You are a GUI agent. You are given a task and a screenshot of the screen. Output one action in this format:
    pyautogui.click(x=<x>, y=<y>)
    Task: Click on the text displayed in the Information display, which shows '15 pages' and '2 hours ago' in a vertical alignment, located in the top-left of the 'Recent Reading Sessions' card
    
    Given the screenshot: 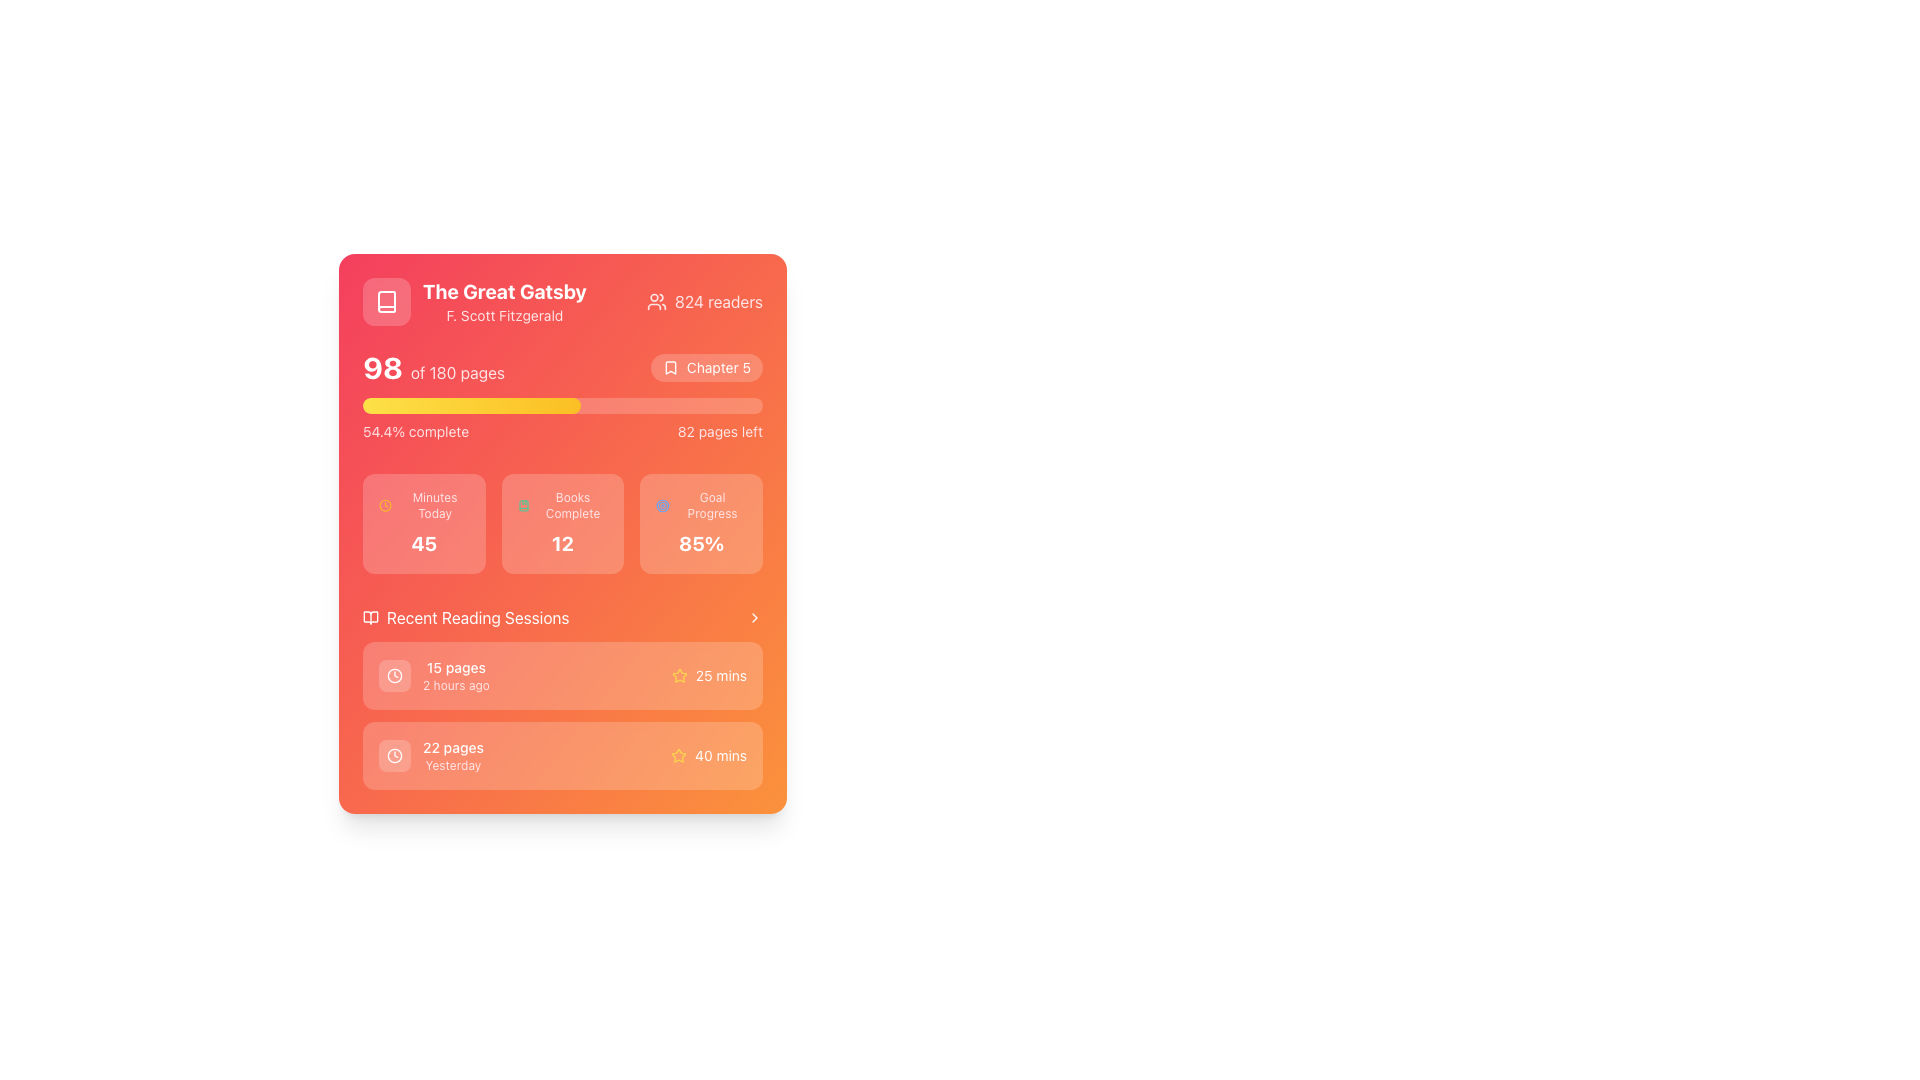 What is the action you would take?
    pyautogui.click(x=433, y=675)
    